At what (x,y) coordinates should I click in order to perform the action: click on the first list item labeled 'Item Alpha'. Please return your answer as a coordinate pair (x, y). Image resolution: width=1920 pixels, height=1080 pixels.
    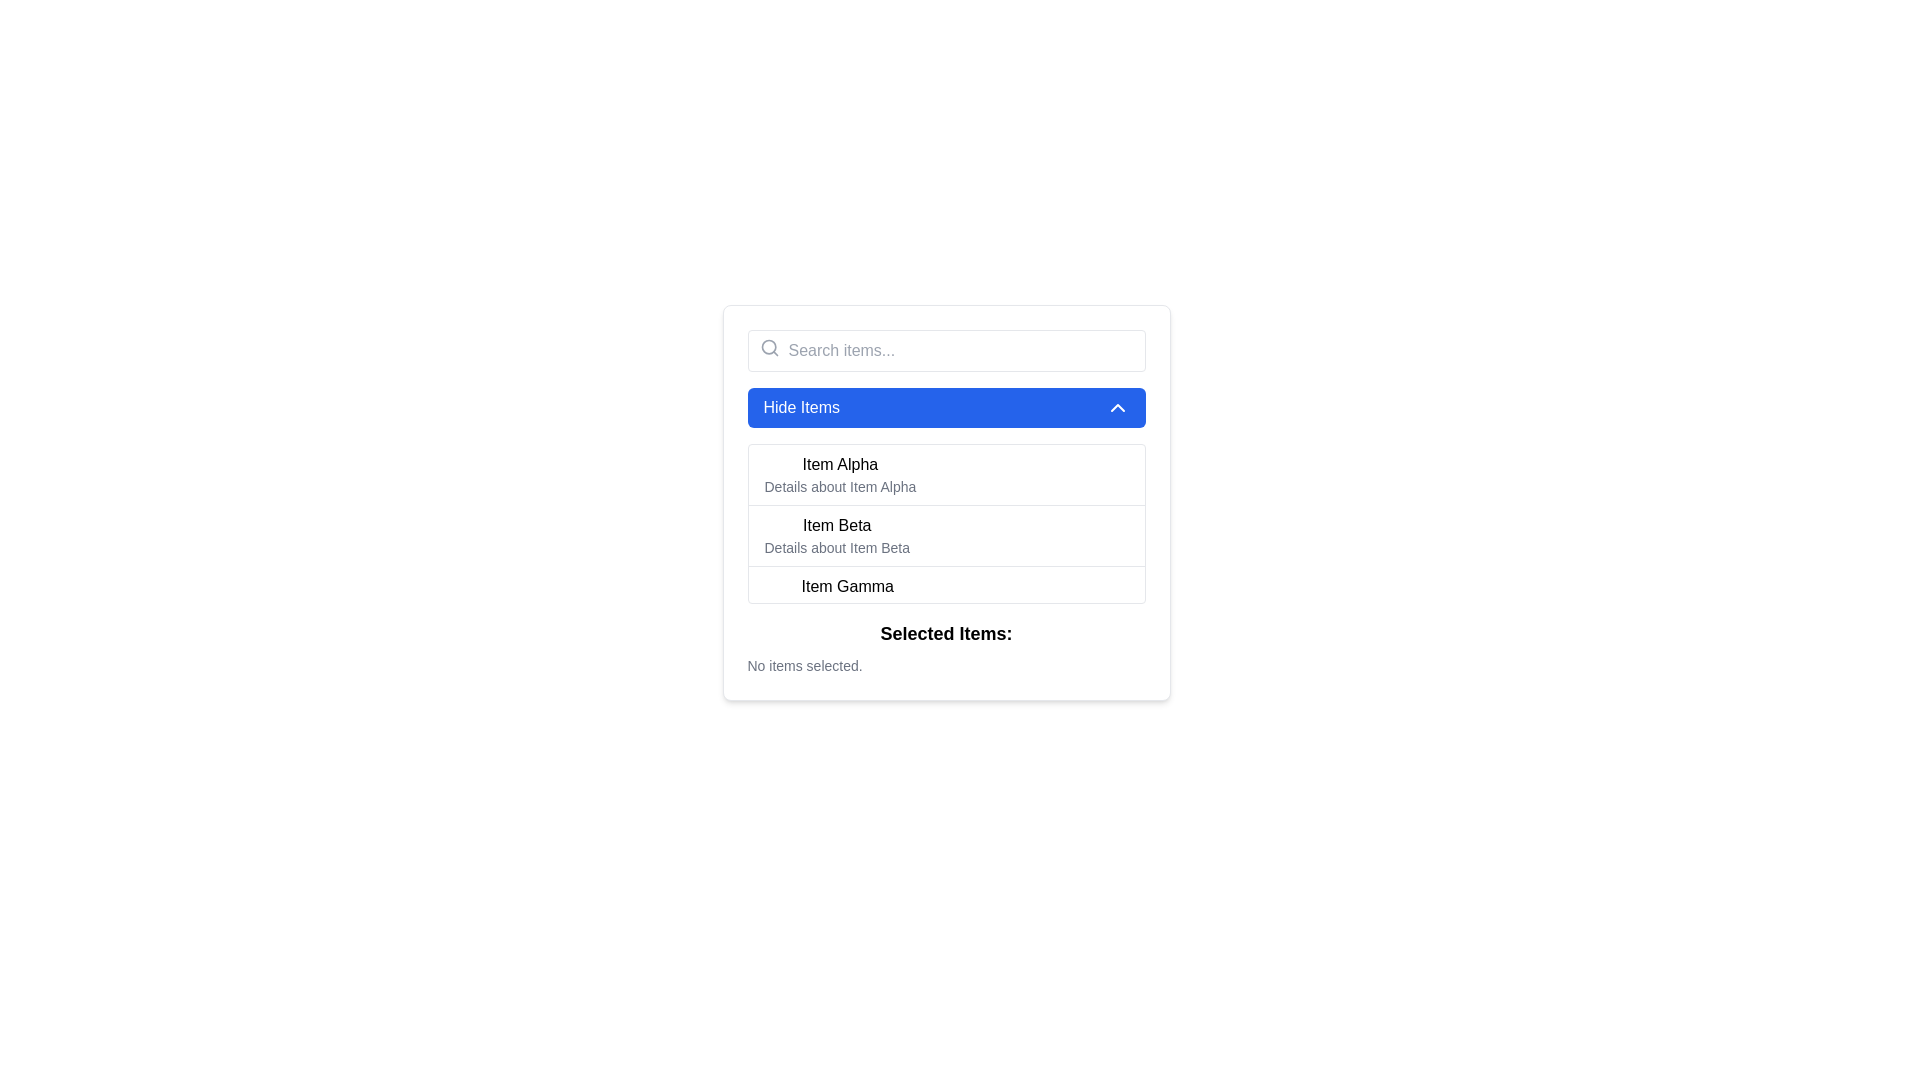
    Looking at the image, I should click on (840, 474).